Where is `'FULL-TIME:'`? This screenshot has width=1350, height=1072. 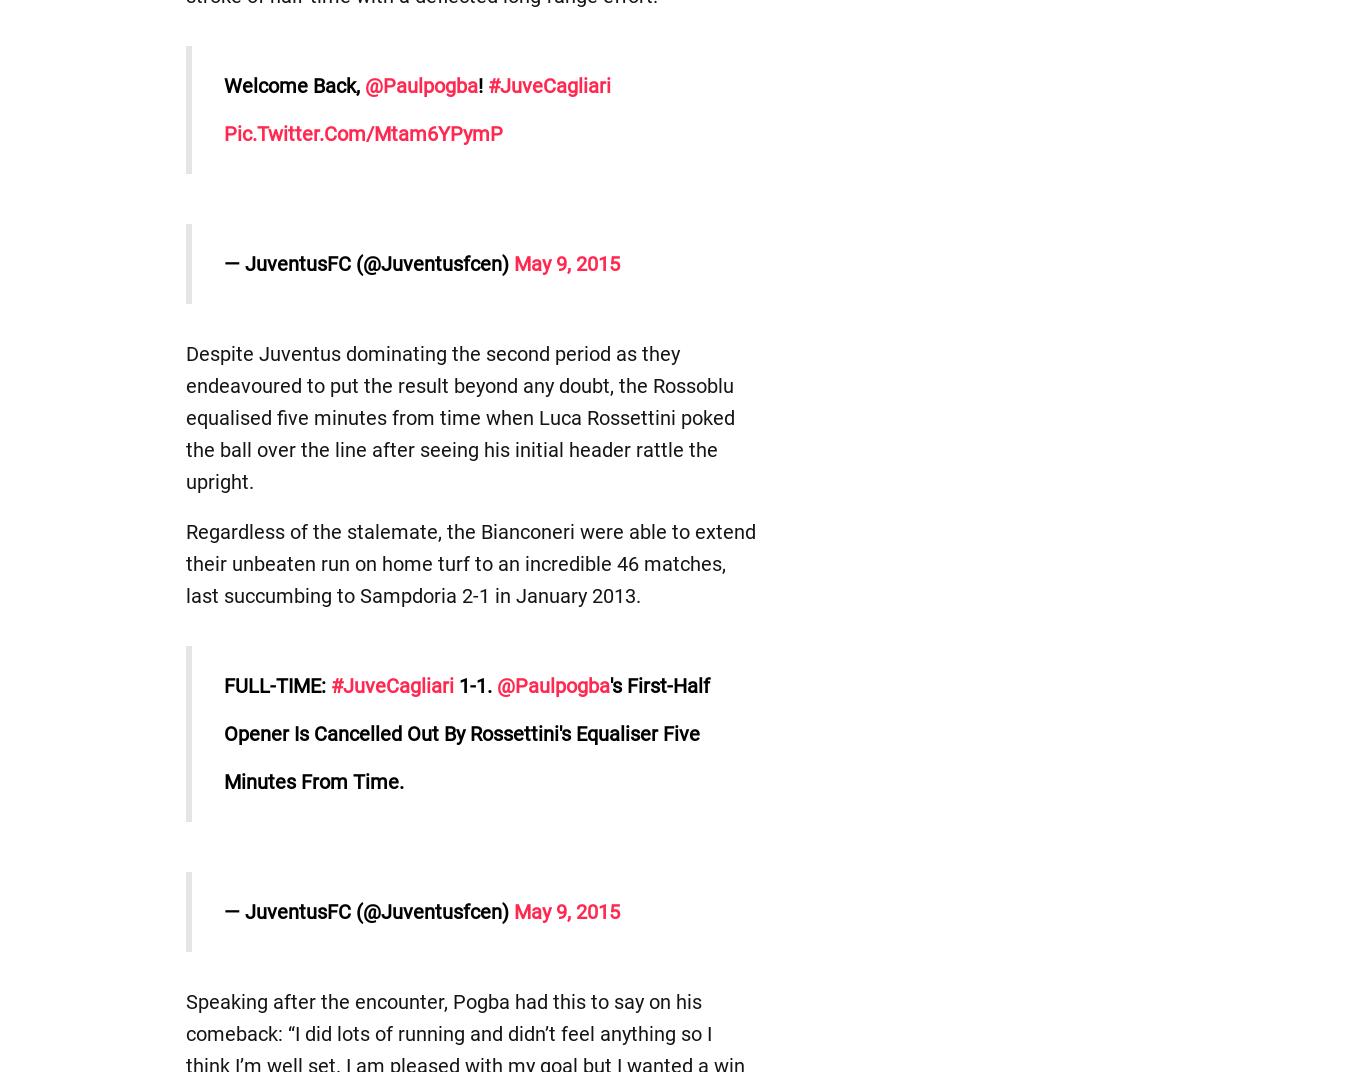
'FULL-TIME:' is located at coordinates (275, 684).